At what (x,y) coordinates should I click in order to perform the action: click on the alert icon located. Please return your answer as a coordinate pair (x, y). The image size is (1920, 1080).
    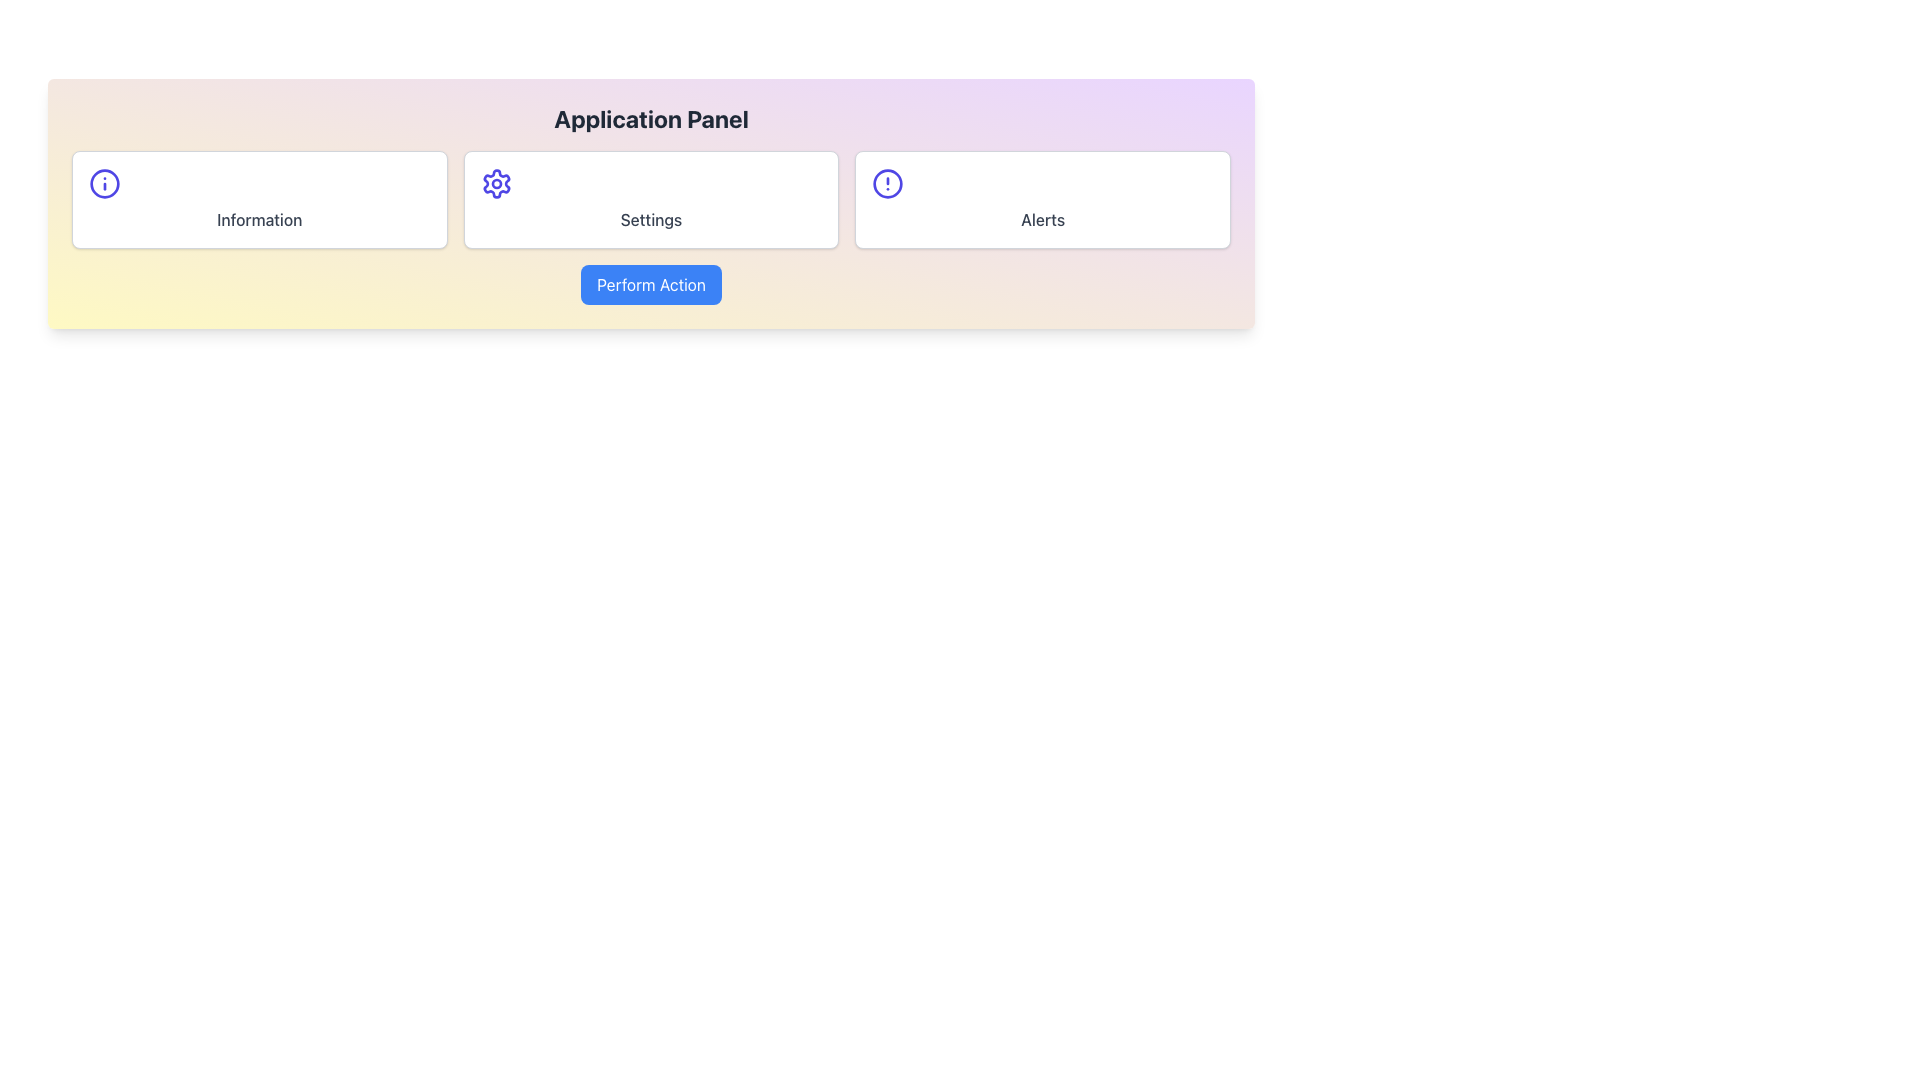
    Looking at the image, I should click on (887, 184).